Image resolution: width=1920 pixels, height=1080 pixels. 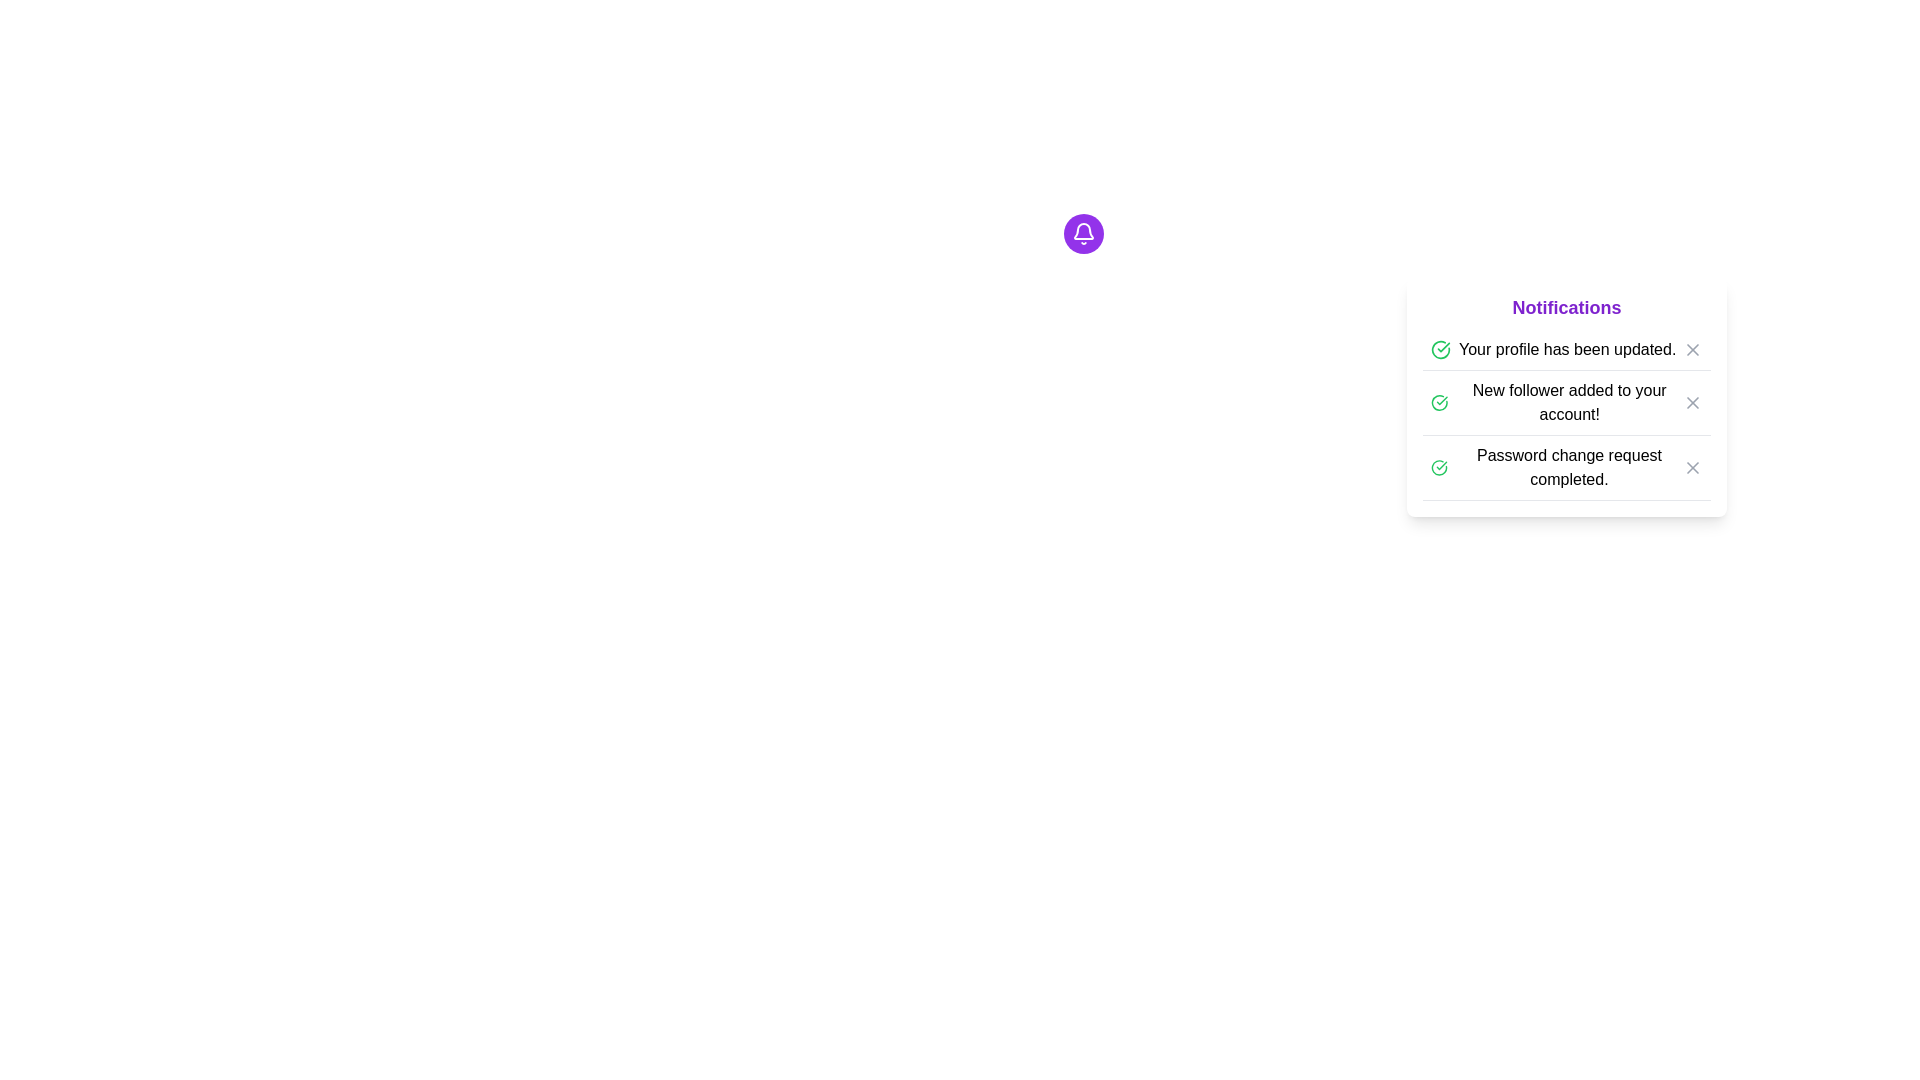 What do you see at coordinates (1565, 414) in the screenshot?
I see `notification alert displaying 'New follower added to your account!' which is the second notification in the Notifications panel` at bounding box center [1565, 414].